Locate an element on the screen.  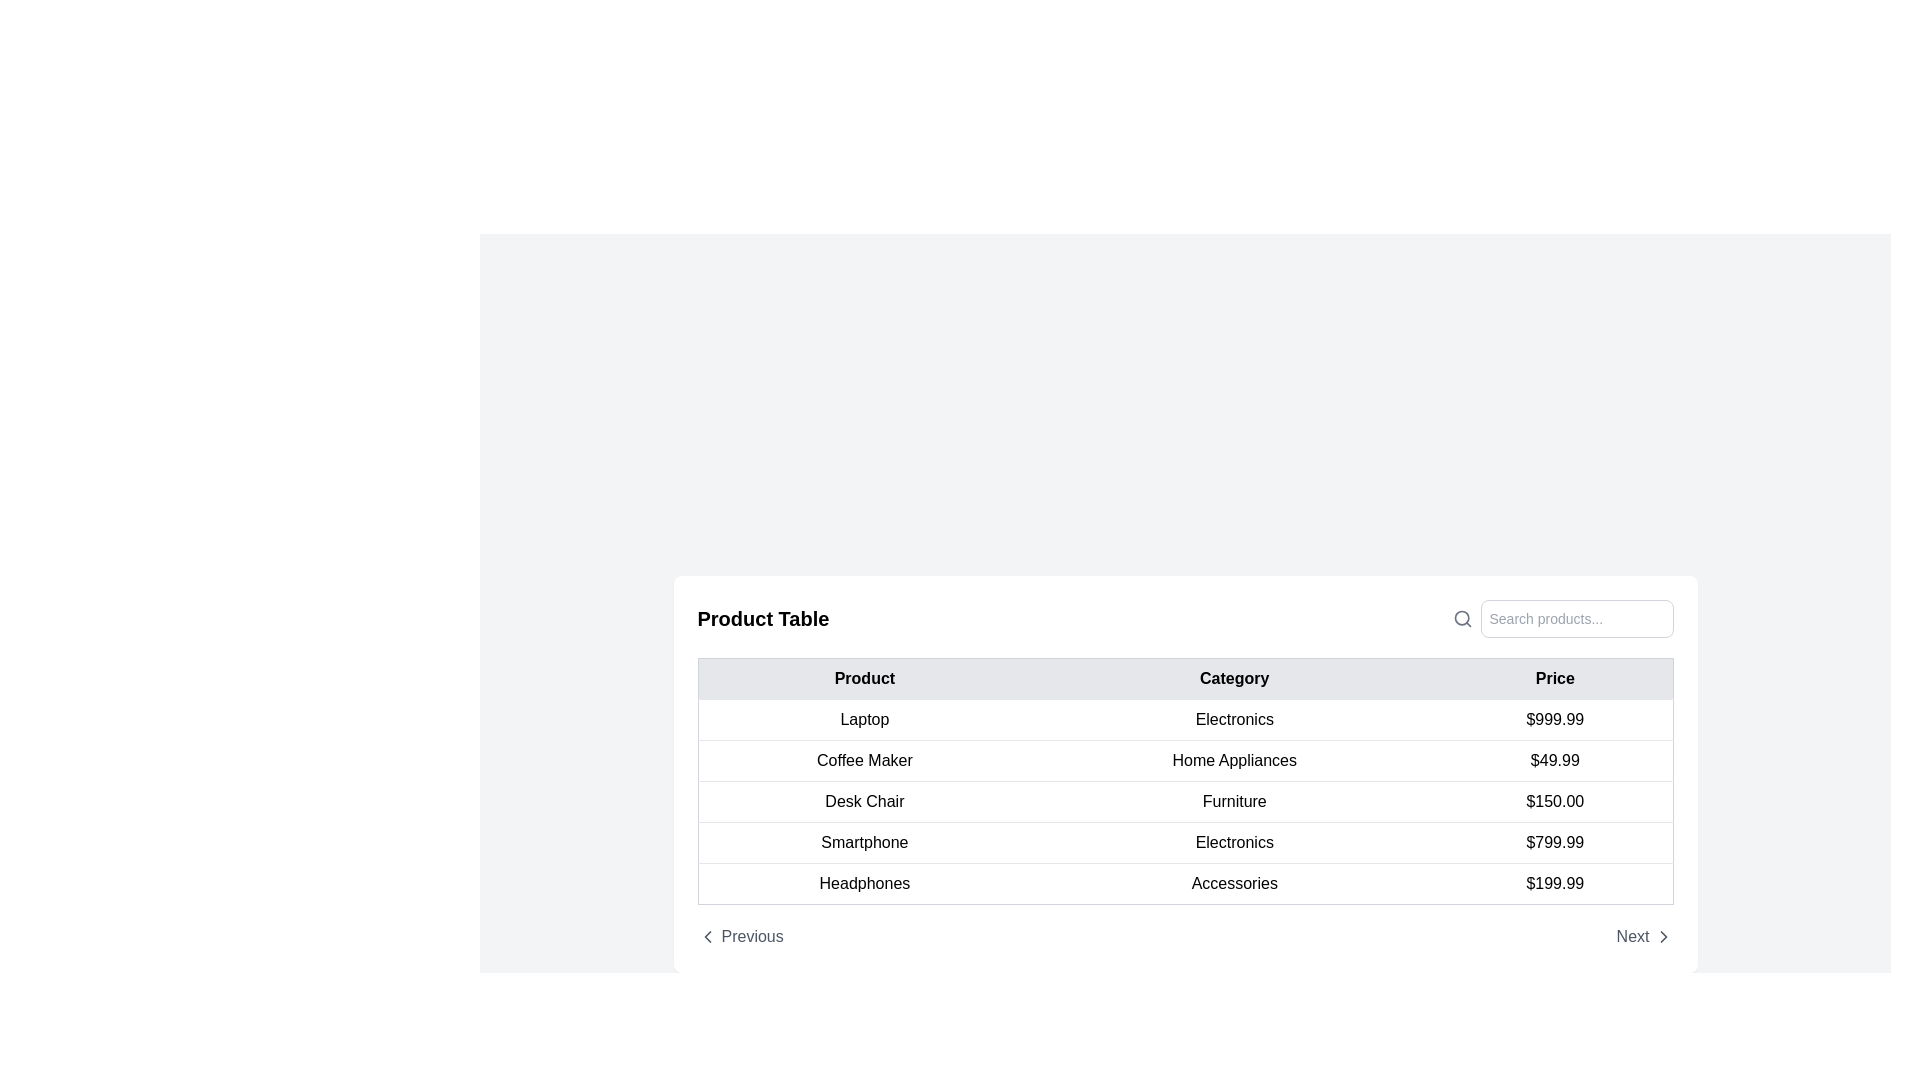
the text element 'Electronics' which is styled with padding and is center-aligned in the 'Category' column of the table, positioned between 'Smartphone' and '$799.99' is located at coordinates (1233, 842).